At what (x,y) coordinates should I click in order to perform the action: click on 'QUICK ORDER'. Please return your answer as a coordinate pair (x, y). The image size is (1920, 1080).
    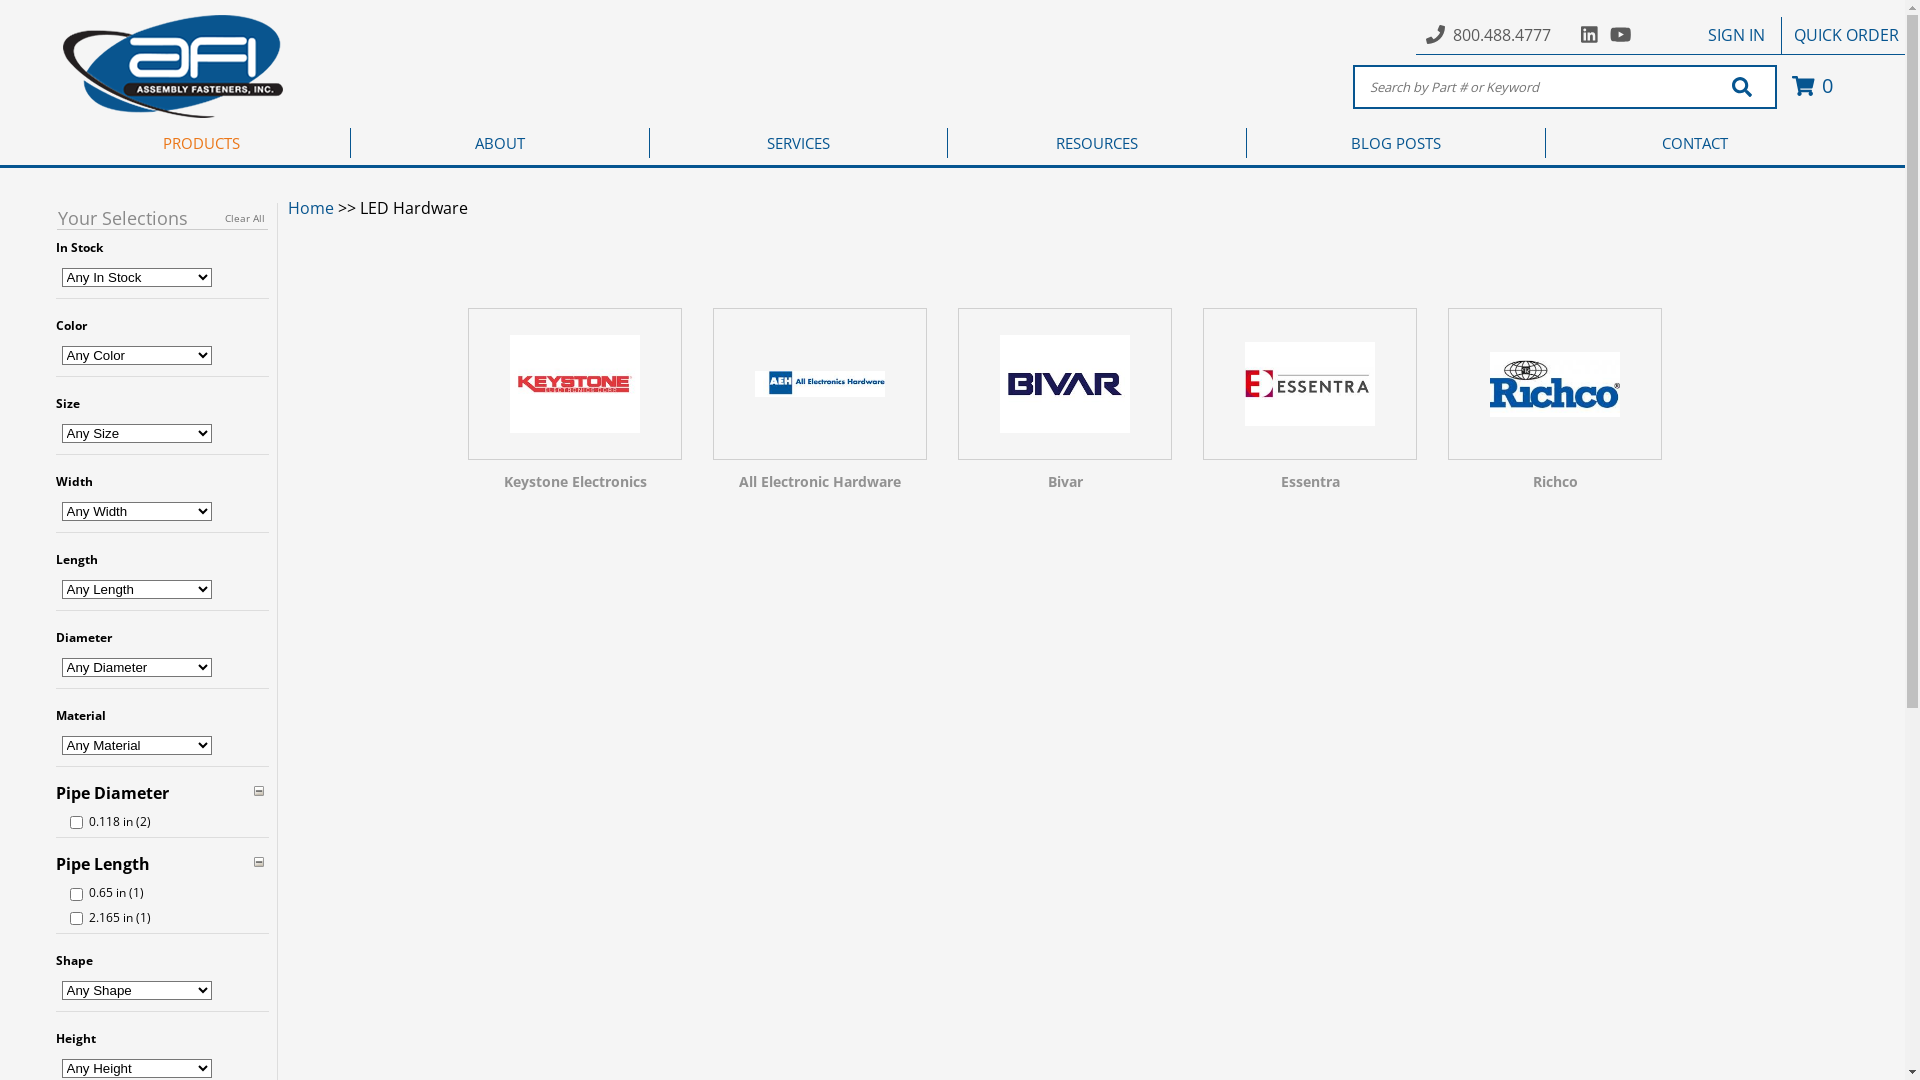
    Looking at the image, I should click on (1845, 34).